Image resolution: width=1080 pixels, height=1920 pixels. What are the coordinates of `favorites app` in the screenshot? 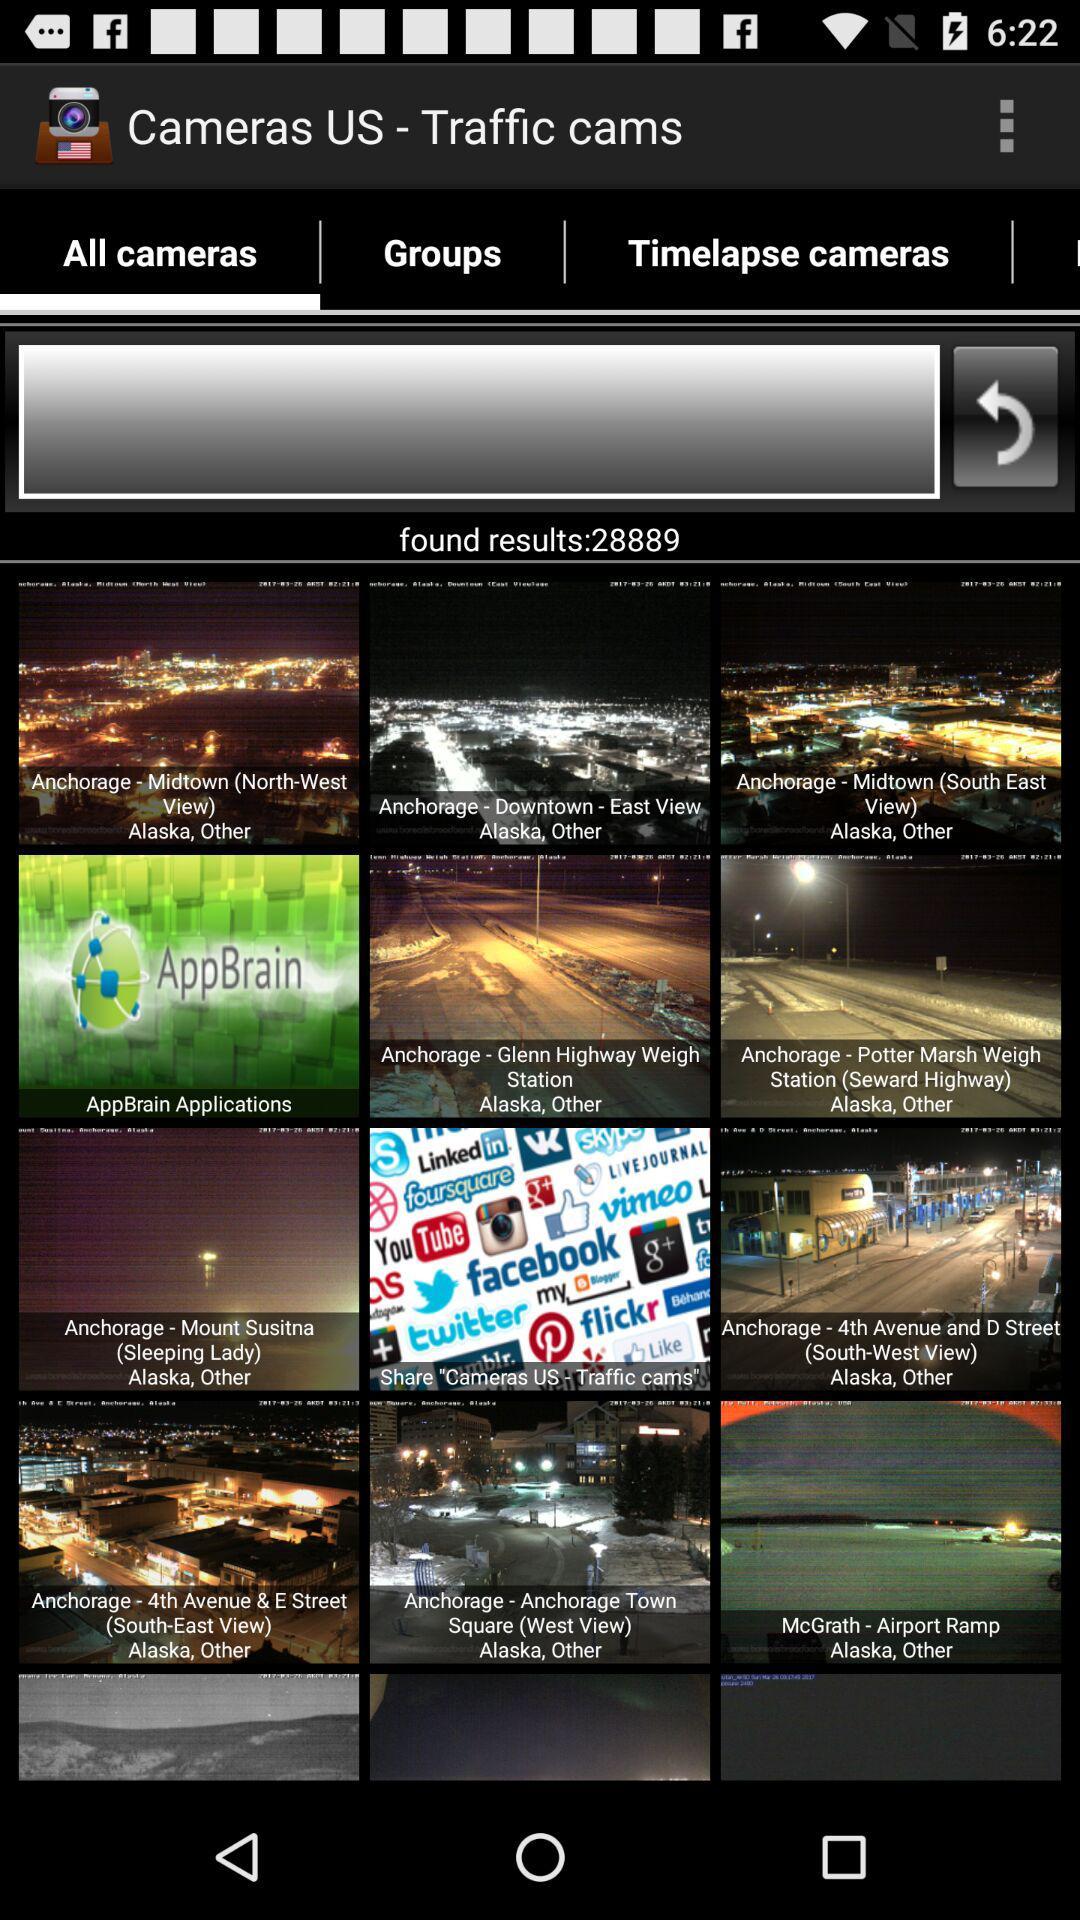 It's located at (1045, 251).